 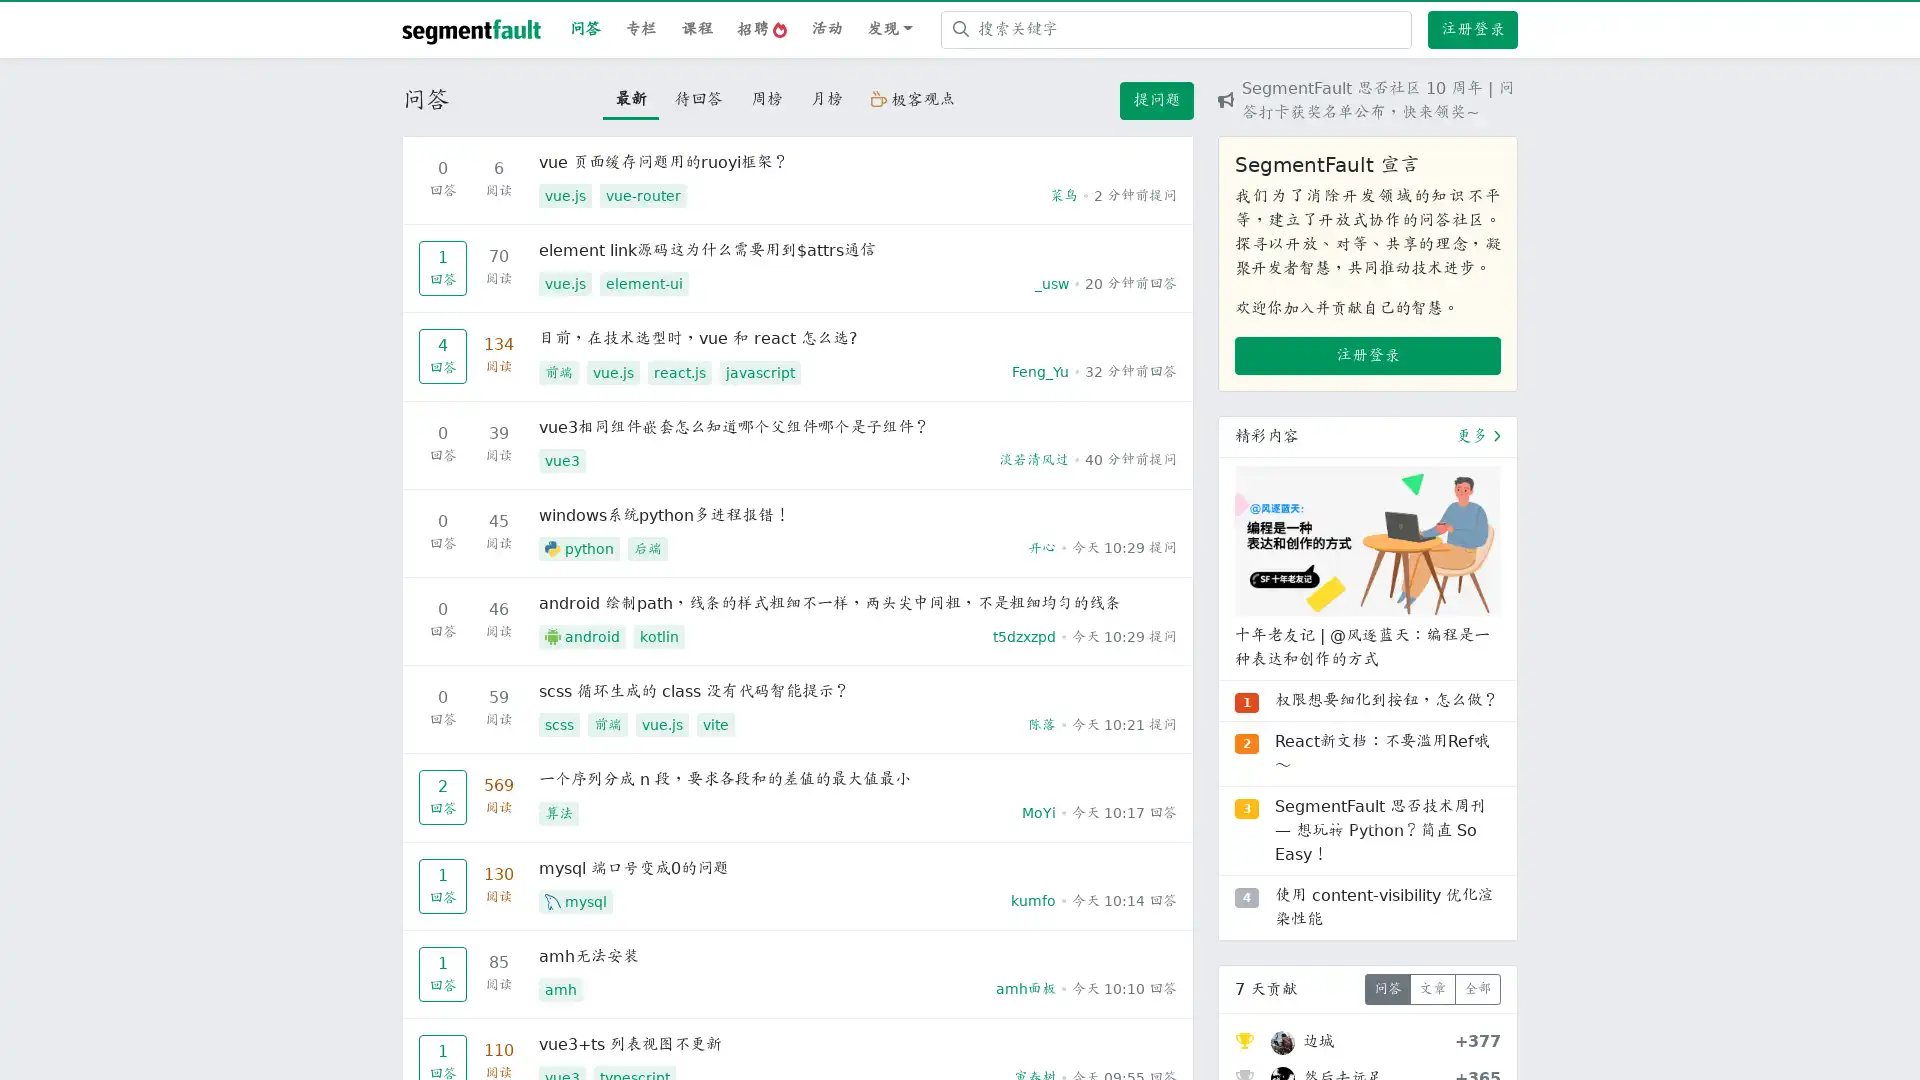 What do you see at coordinates (1402, 826) in the screenshot?
I see `Slide 3` at bounding box center [1402, 826].